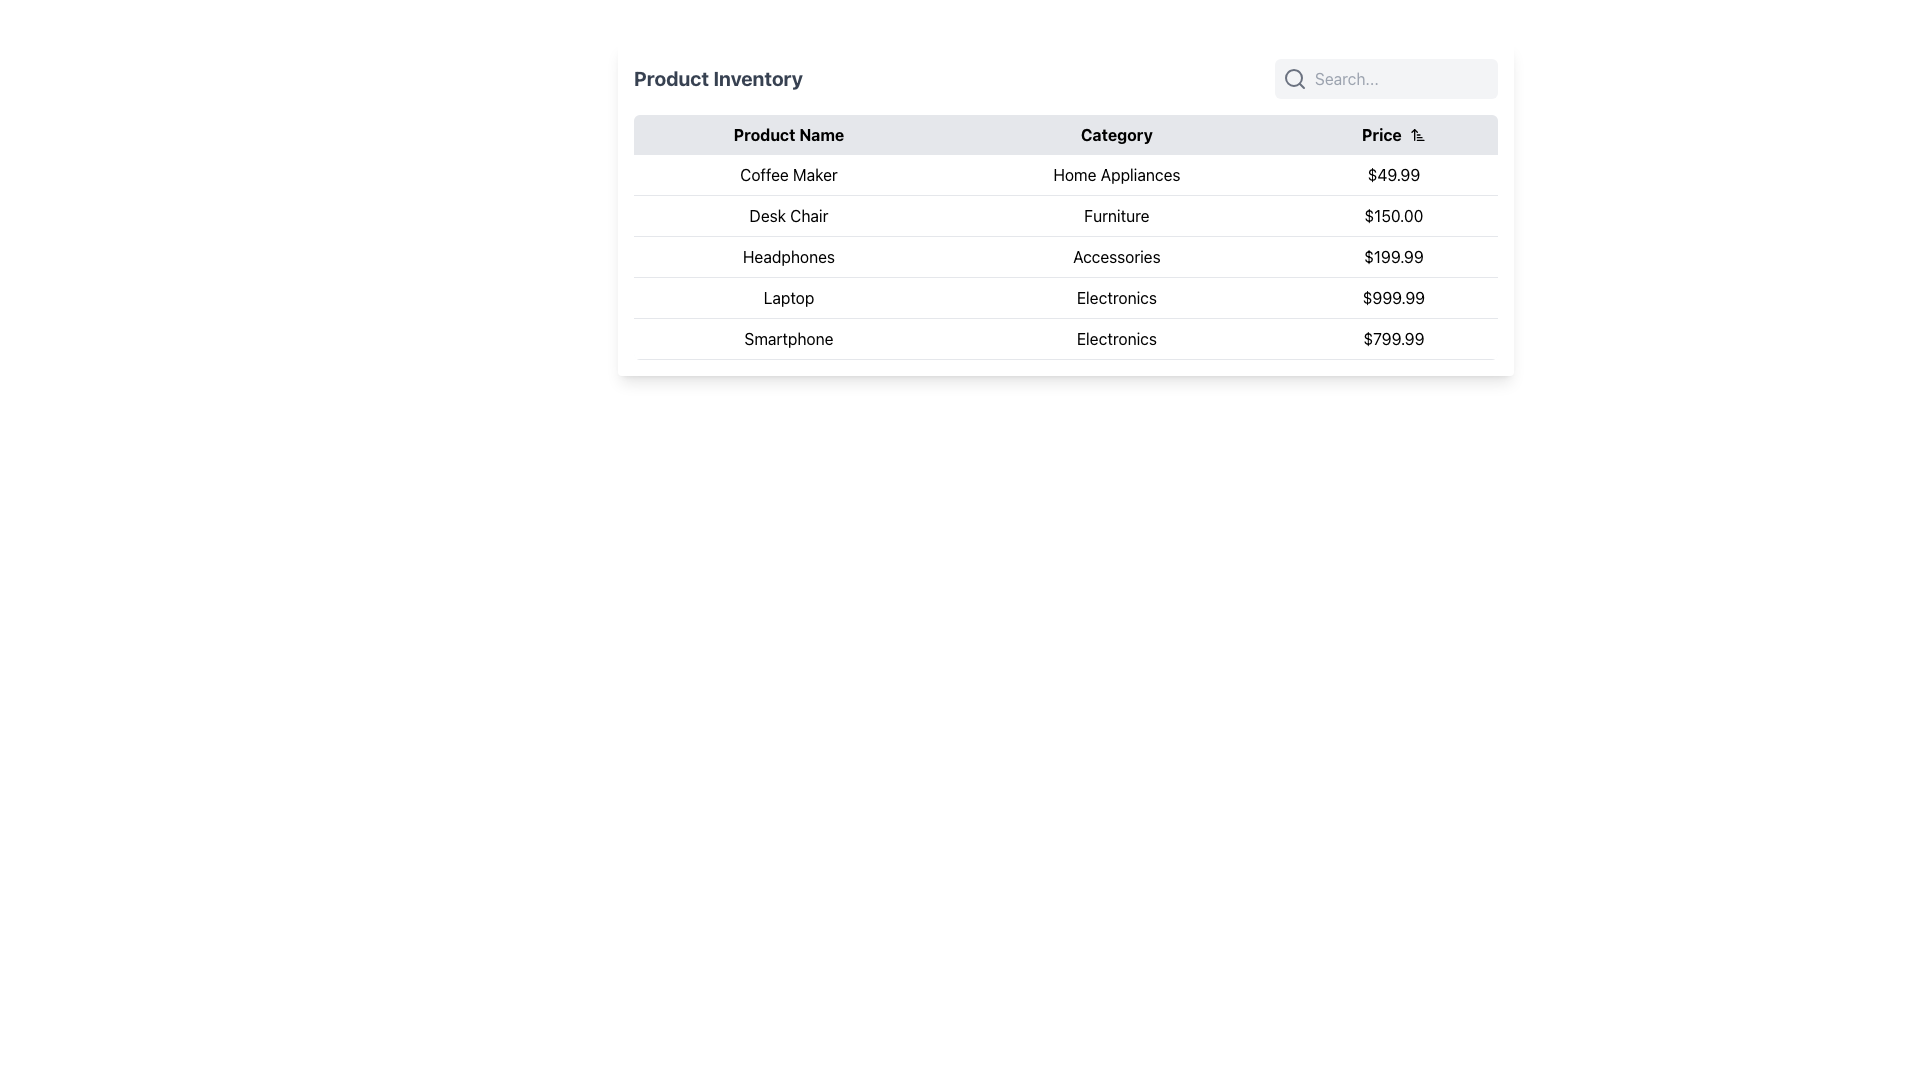 This screenshot has width=1920, height=1080. Describe the element at coordinates (787, 135) in the screenshot. I see `the 'Product Name' header label in the first column of the table` at that location.